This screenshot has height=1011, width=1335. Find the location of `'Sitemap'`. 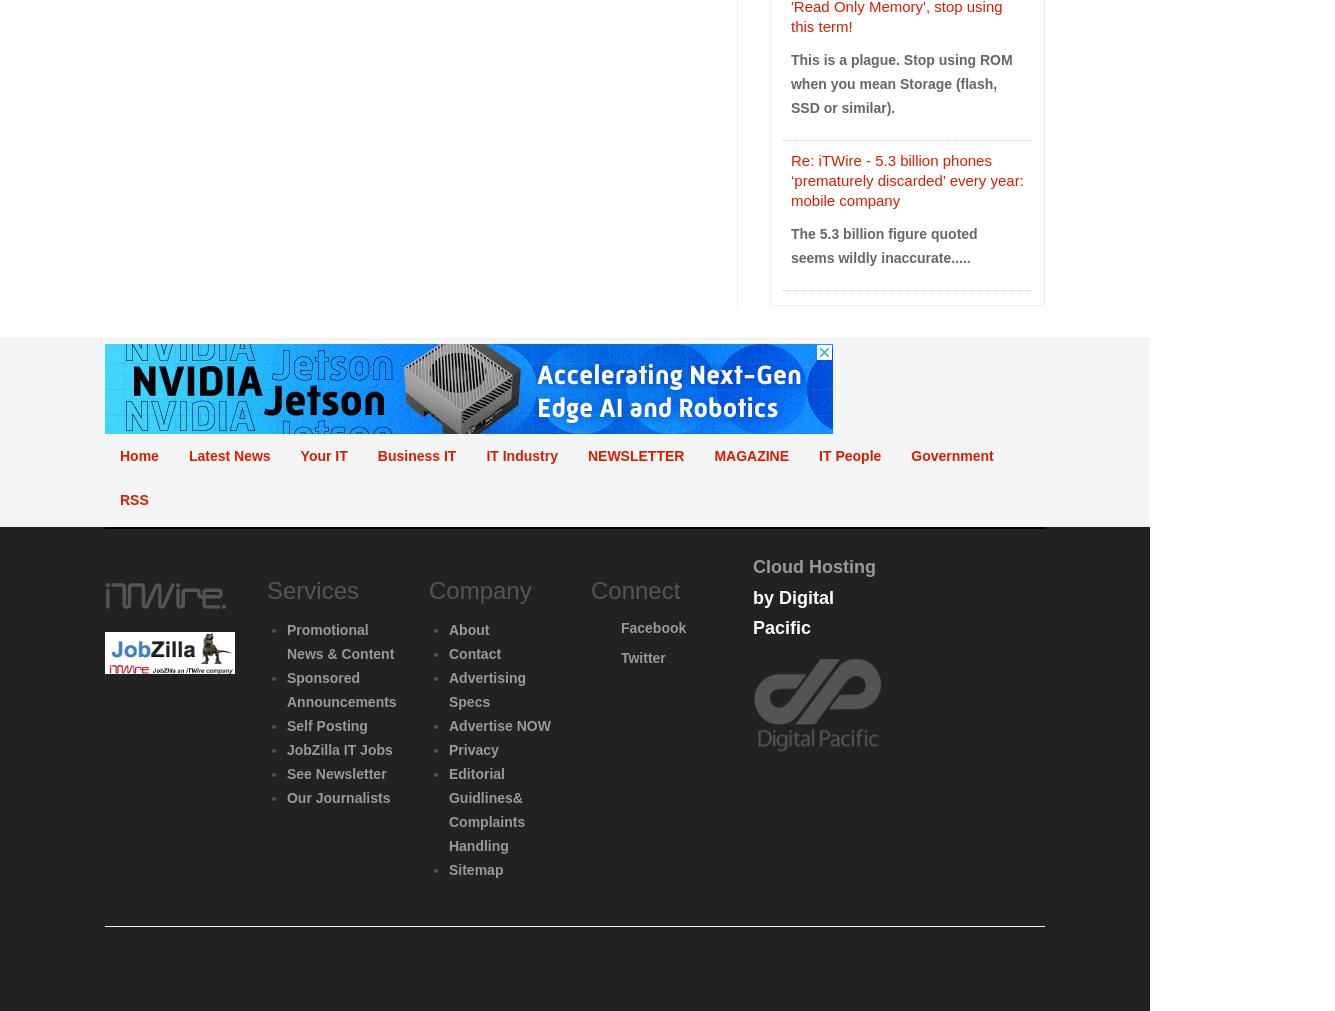

'Sitemap' is located at coordinates (475, 869).